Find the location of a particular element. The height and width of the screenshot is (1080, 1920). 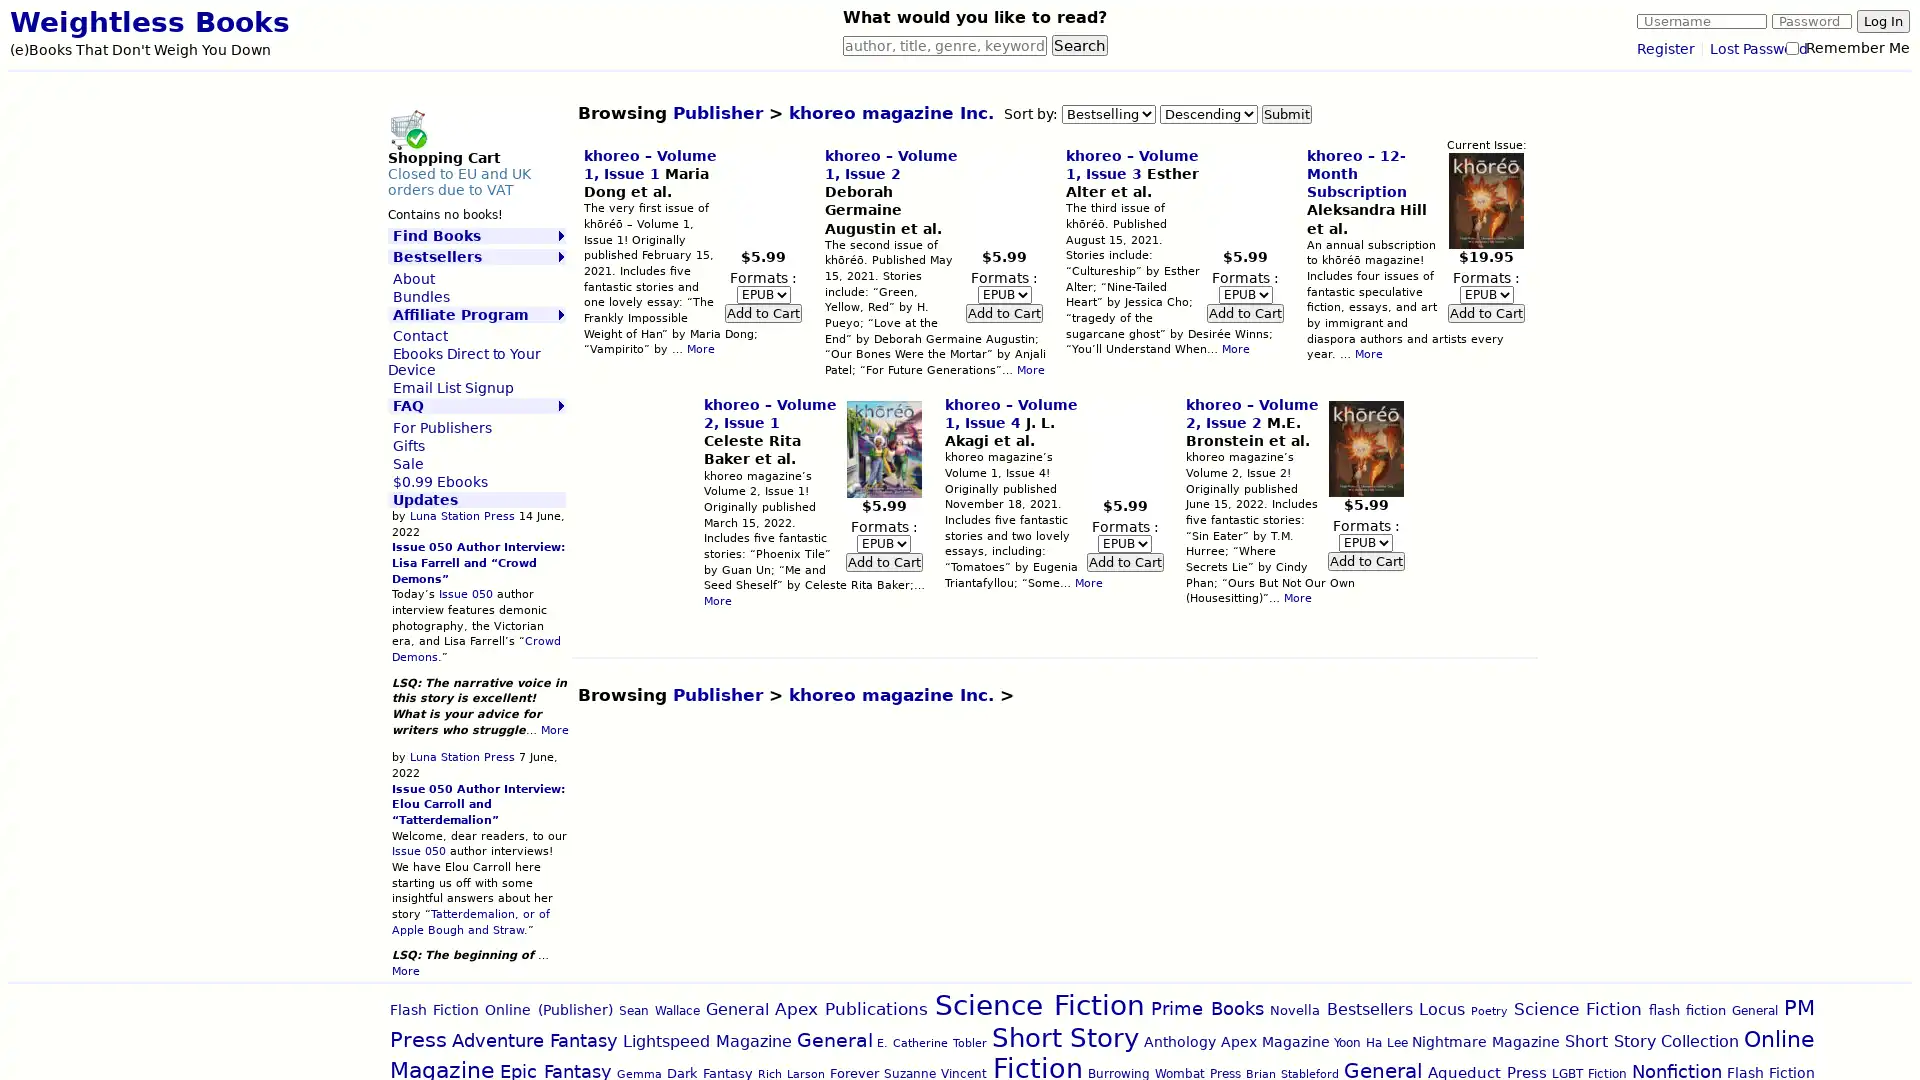

Add to Cart is located at coordinates (1486, 313).